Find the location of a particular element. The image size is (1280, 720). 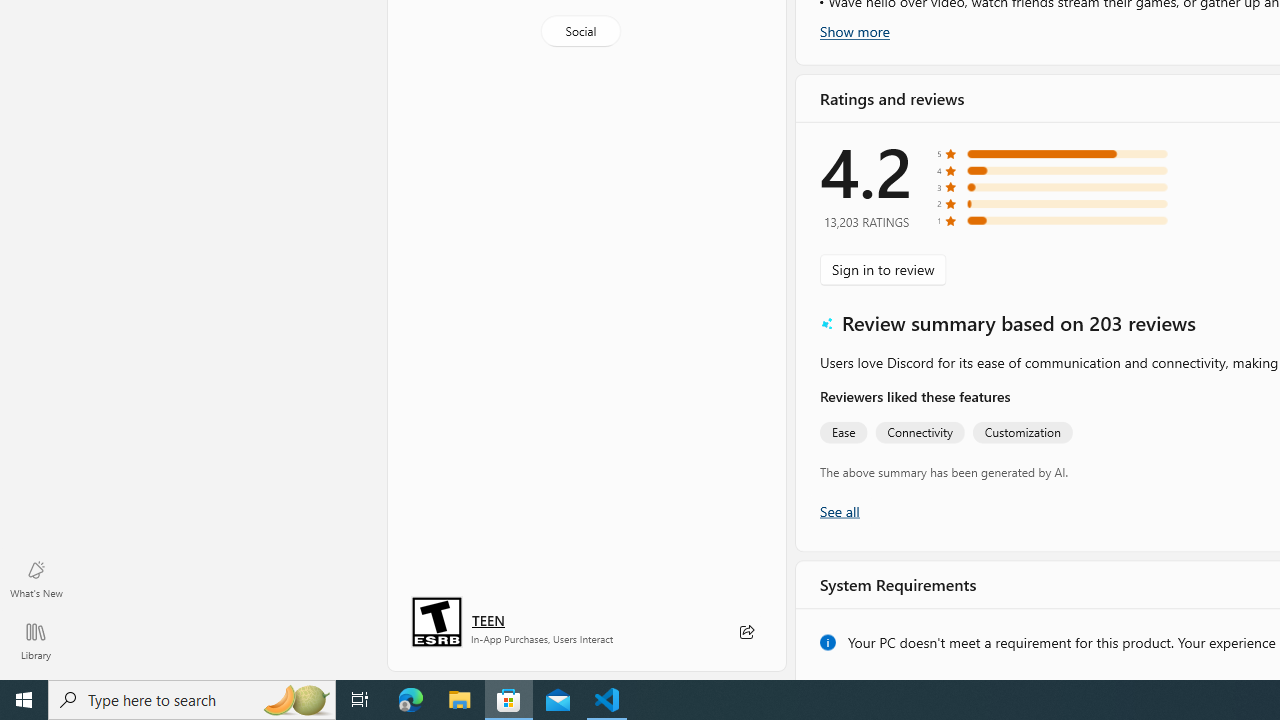

'Share' is located at coordinates (745, 632).